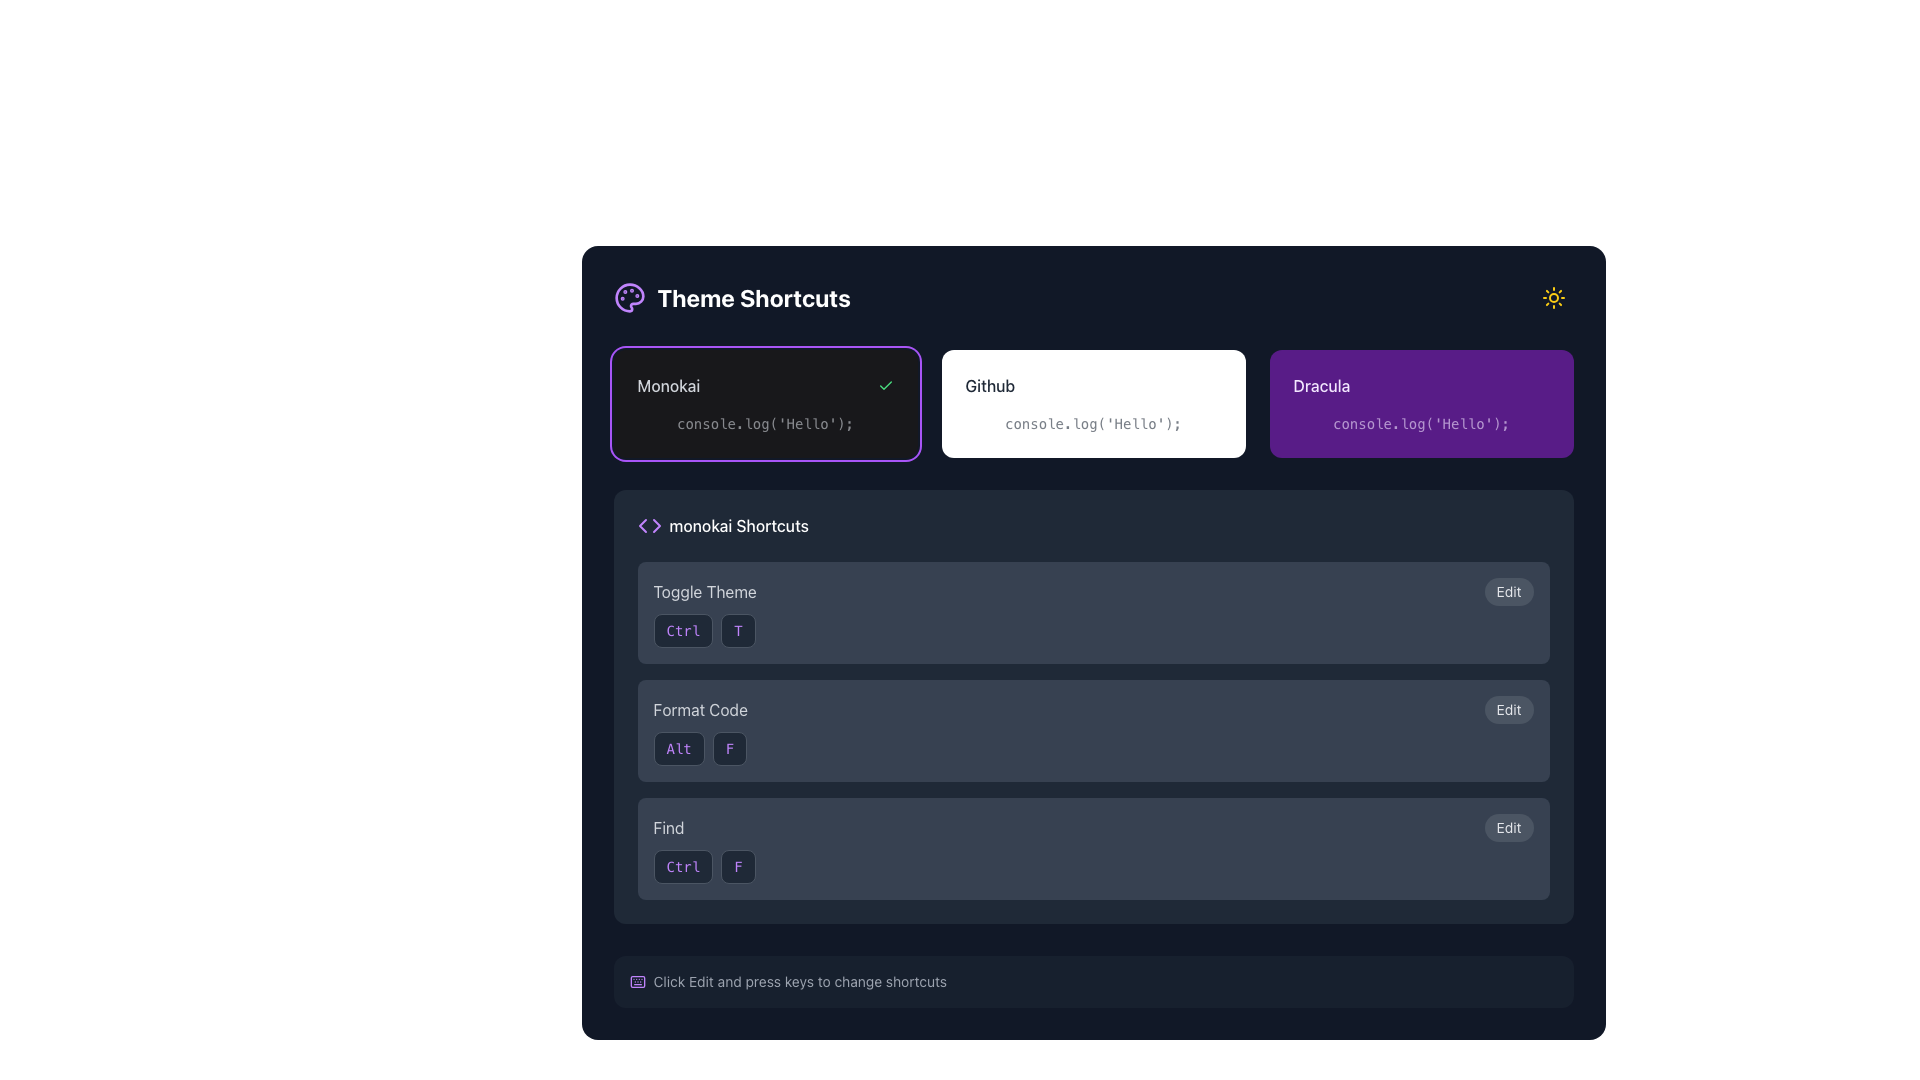 The width and height of the screenshot is (1920, 1080). Describe the element at coordinates (636, 981) in the screenshot. I see `the SVG rectangle graphic representing a keyboard within the dark-themed interface, located in the top-right section of the application` at that location.